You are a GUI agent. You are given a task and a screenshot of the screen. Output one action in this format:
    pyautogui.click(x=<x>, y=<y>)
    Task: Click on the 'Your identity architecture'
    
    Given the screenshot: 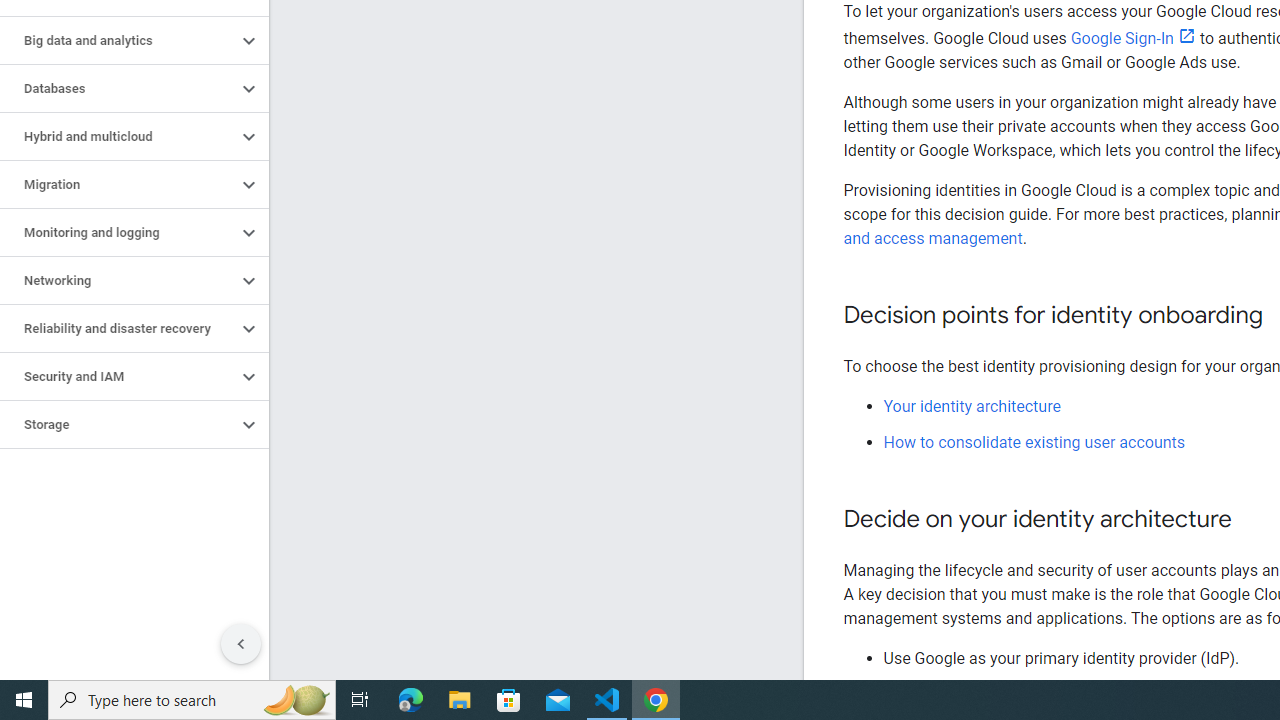 What is the action you would take?
    pyautogui.click(x=972, y=405)
    